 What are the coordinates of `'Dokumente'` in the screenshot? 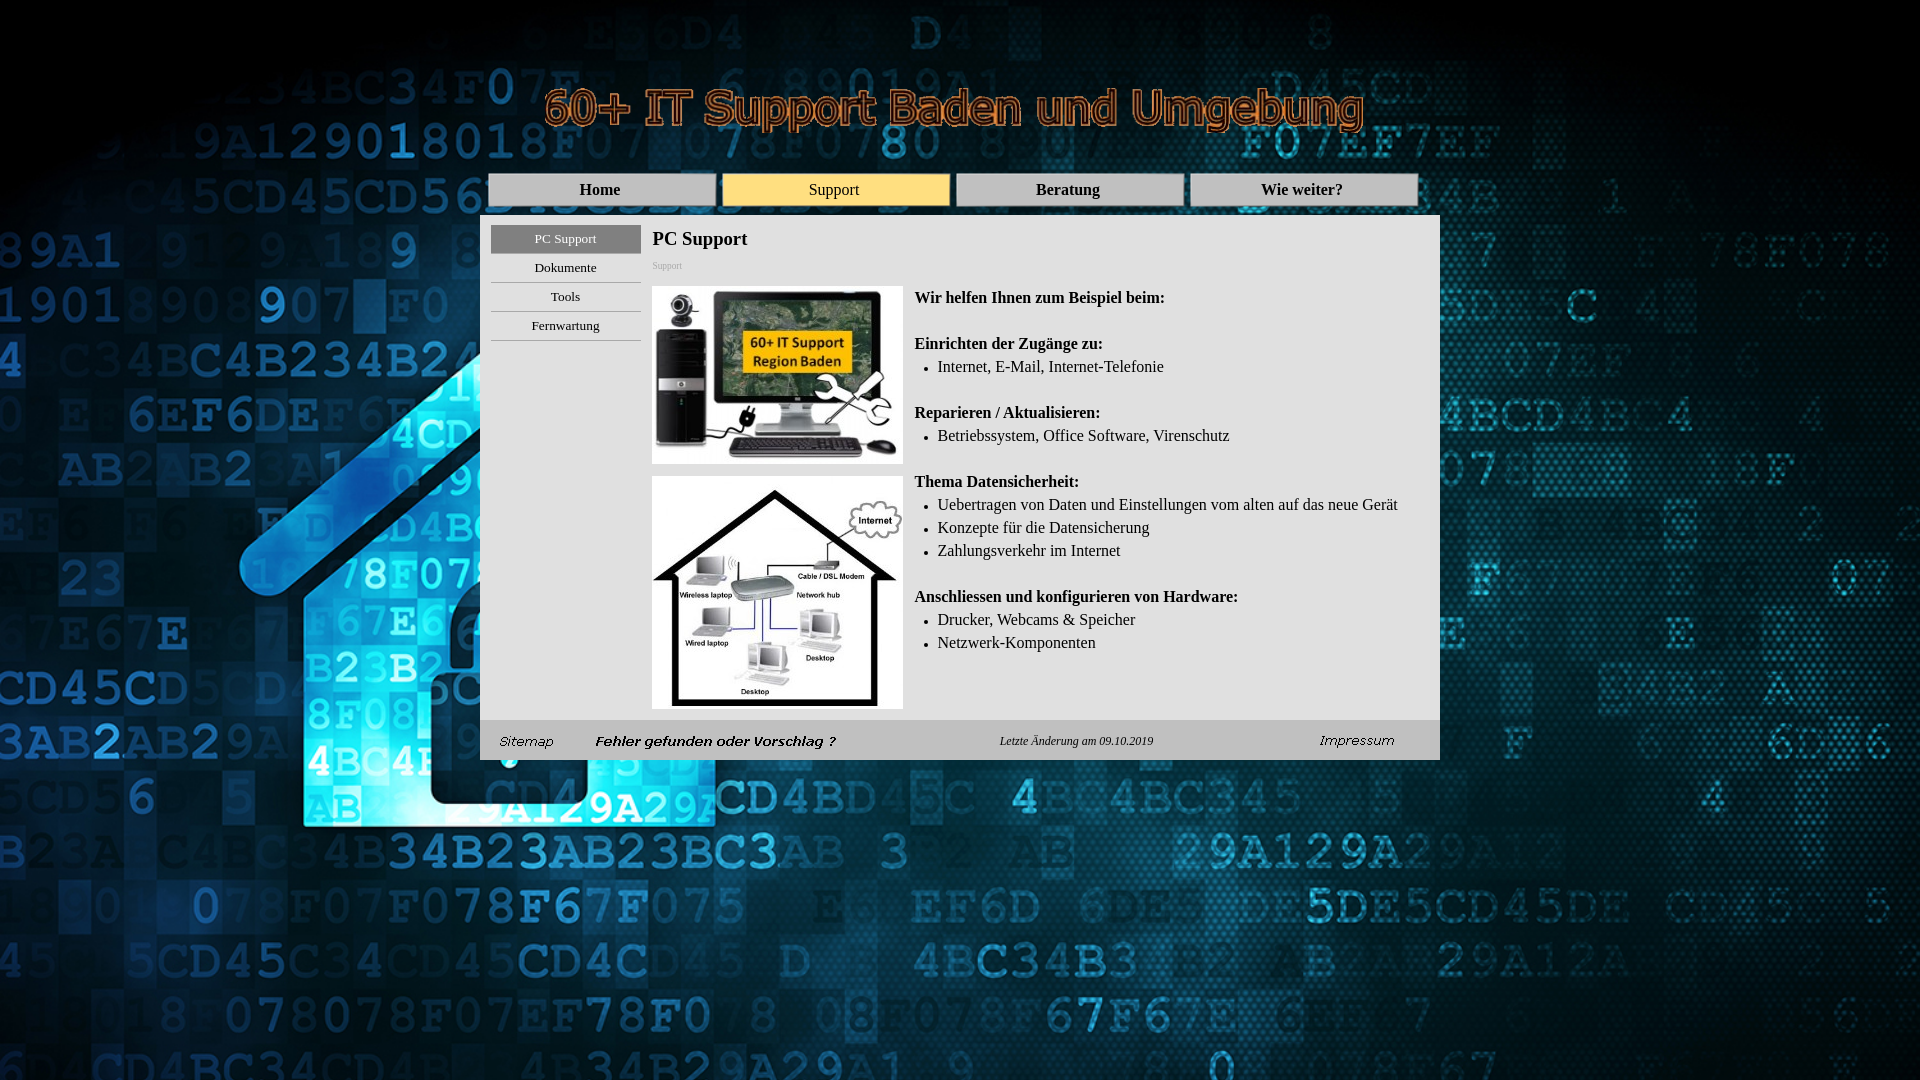 It's located at (564, 266).